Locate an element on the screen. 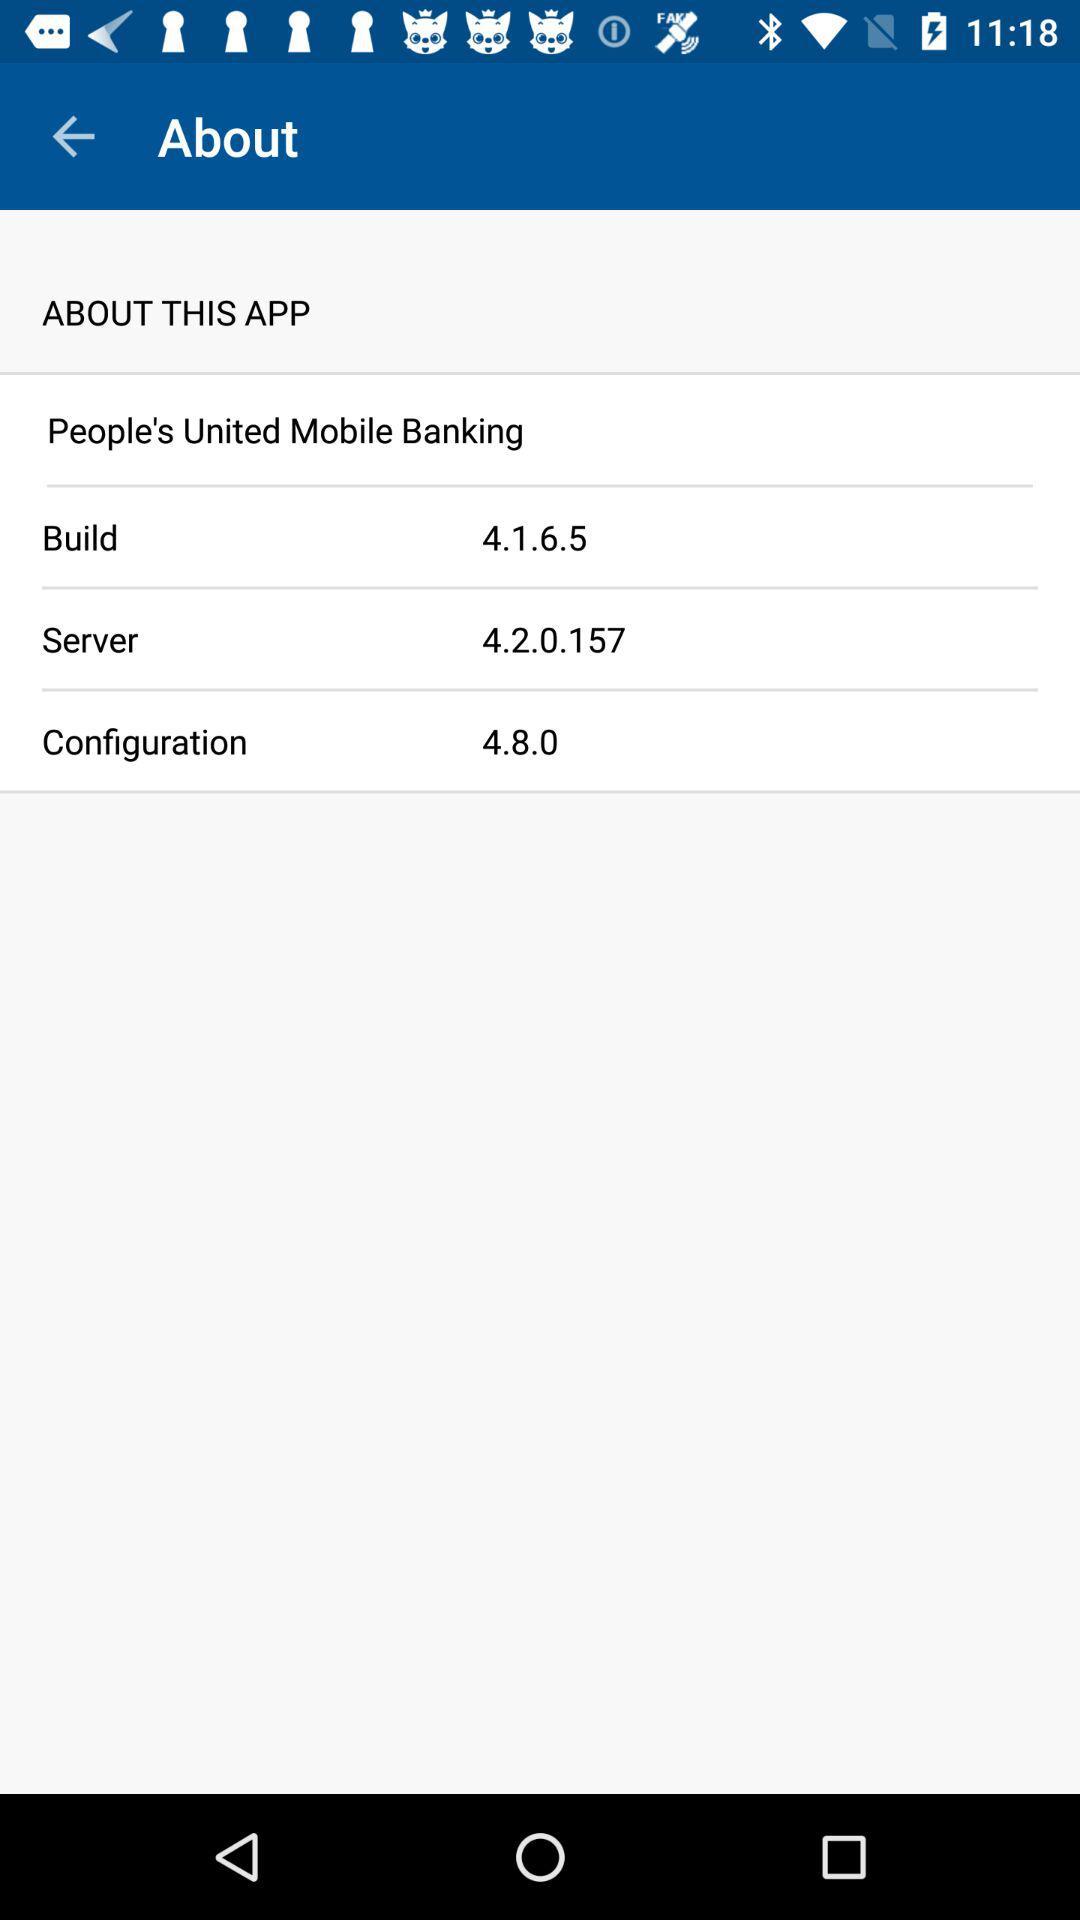 The image size is (1080, 1920). icon below about this app app is located at coordinates (540, 373).